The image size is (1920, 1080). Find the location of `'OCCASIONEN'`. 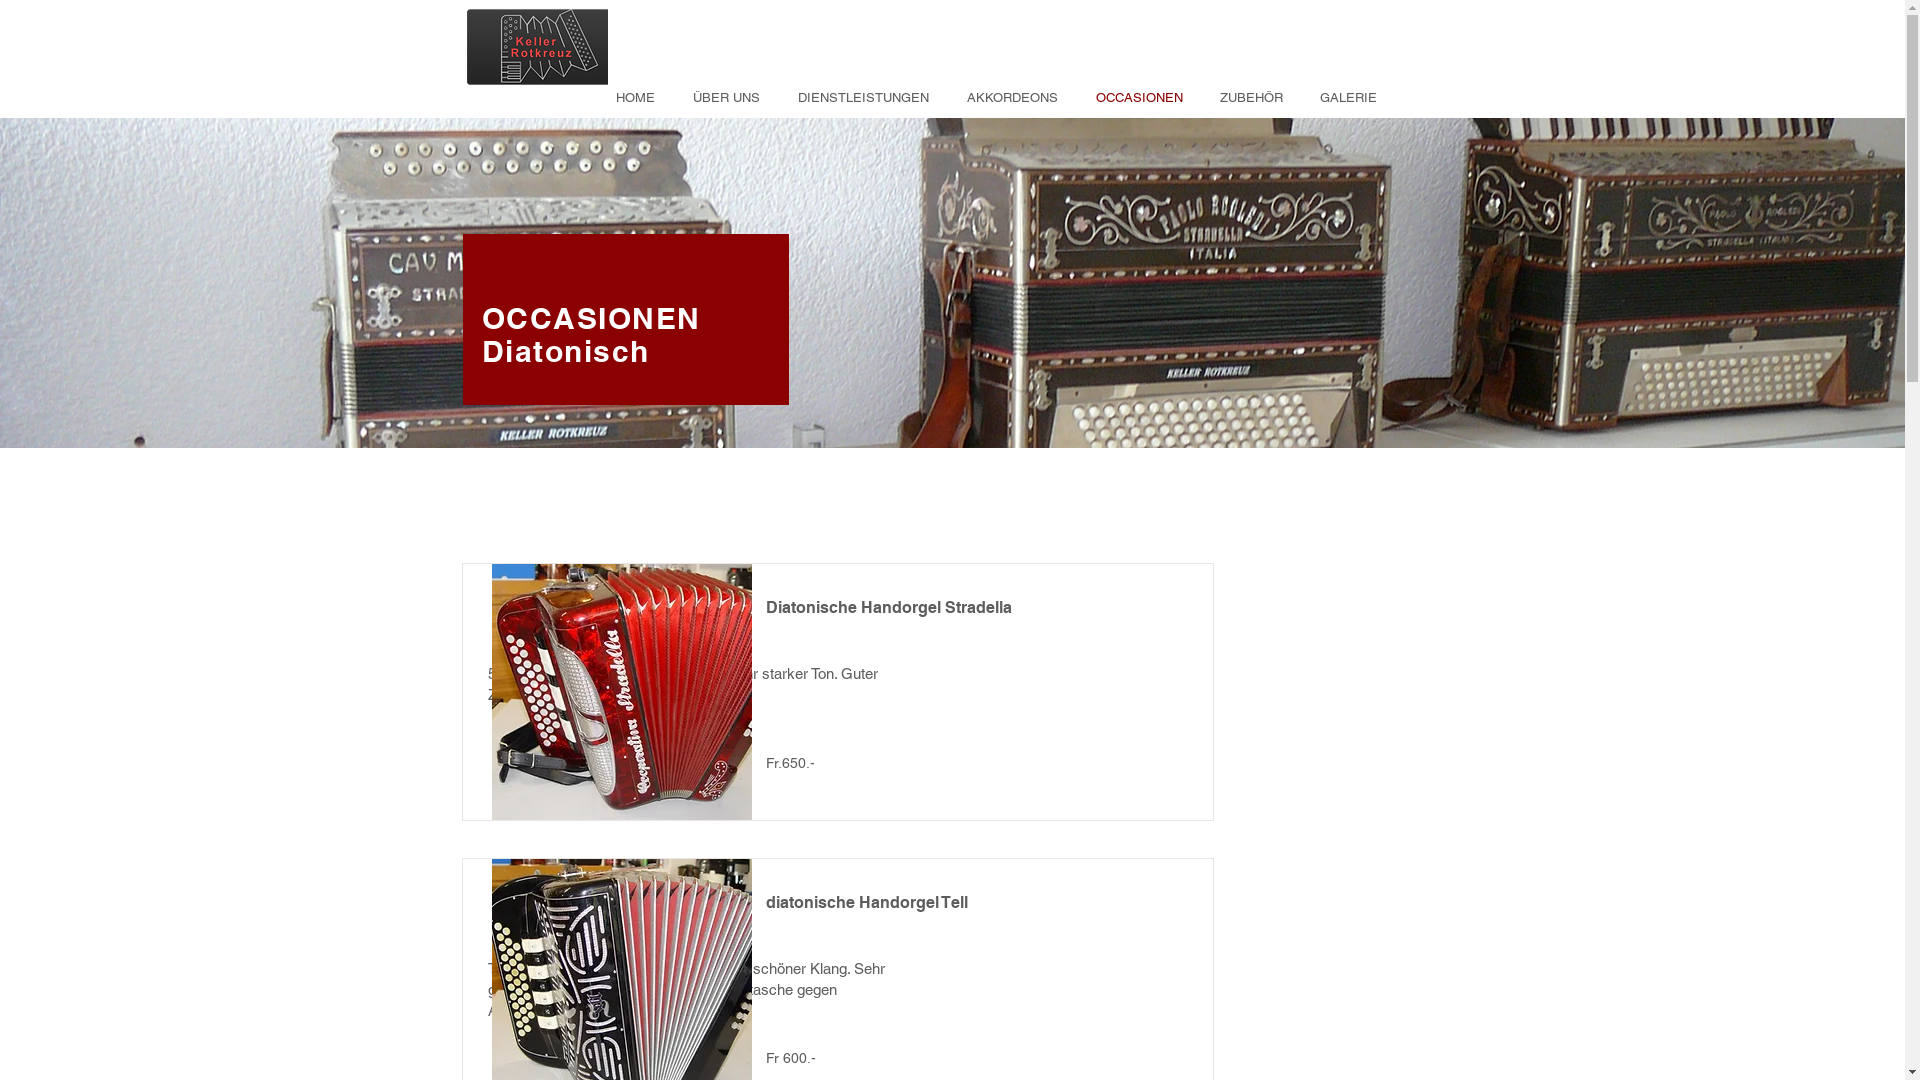

'OCCASIONEN' is located at coordinates (590, 316).